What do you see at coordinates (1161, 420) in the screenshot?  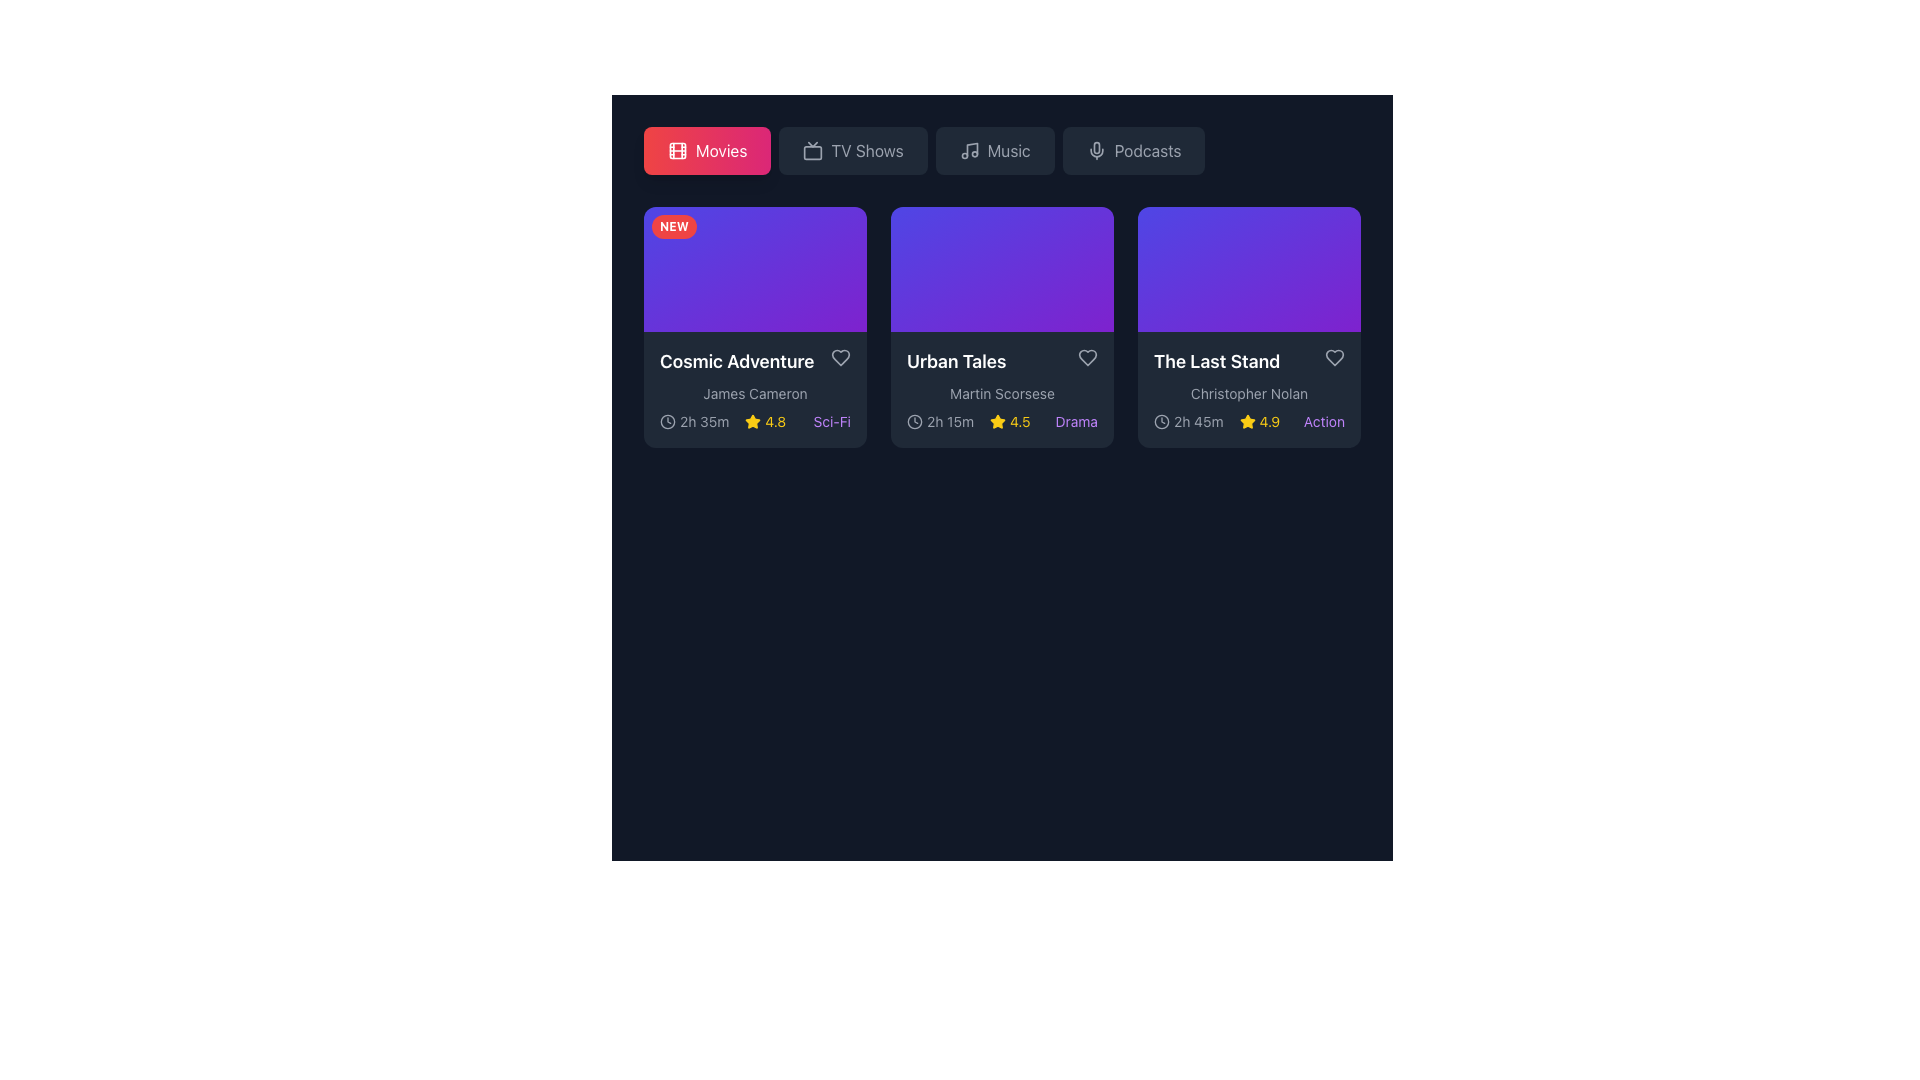 I see `the circular clock icon located to the left of the text '2h 45m' below the title 'The Last Stand' on the third card from the left in the second row` at bounding box center [1161, 420].